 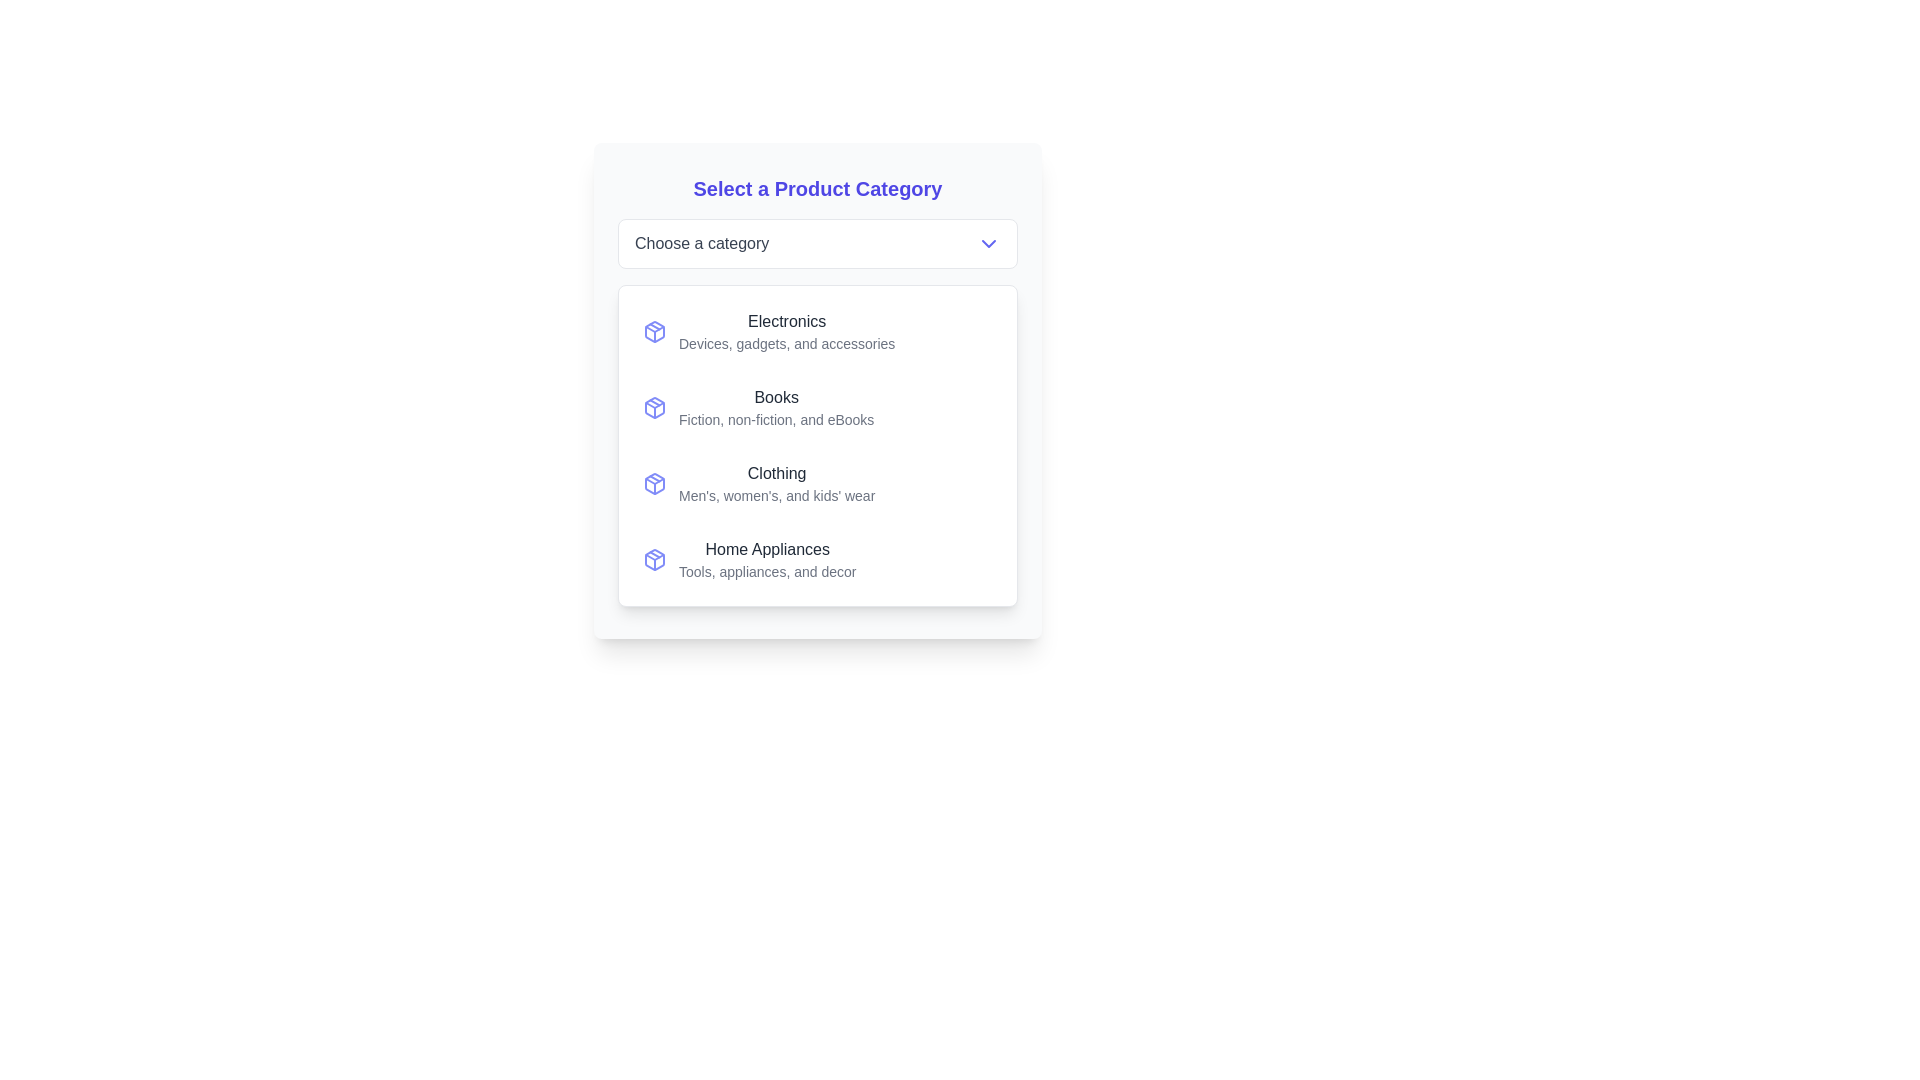 I want to click on the 'Home Appliances' text label within the dropdown menu category item, which is displayed in a medium-bold dark gray font, positioned above the description text 'Tools, appliances, and decor.', so click(x=766, y=550).